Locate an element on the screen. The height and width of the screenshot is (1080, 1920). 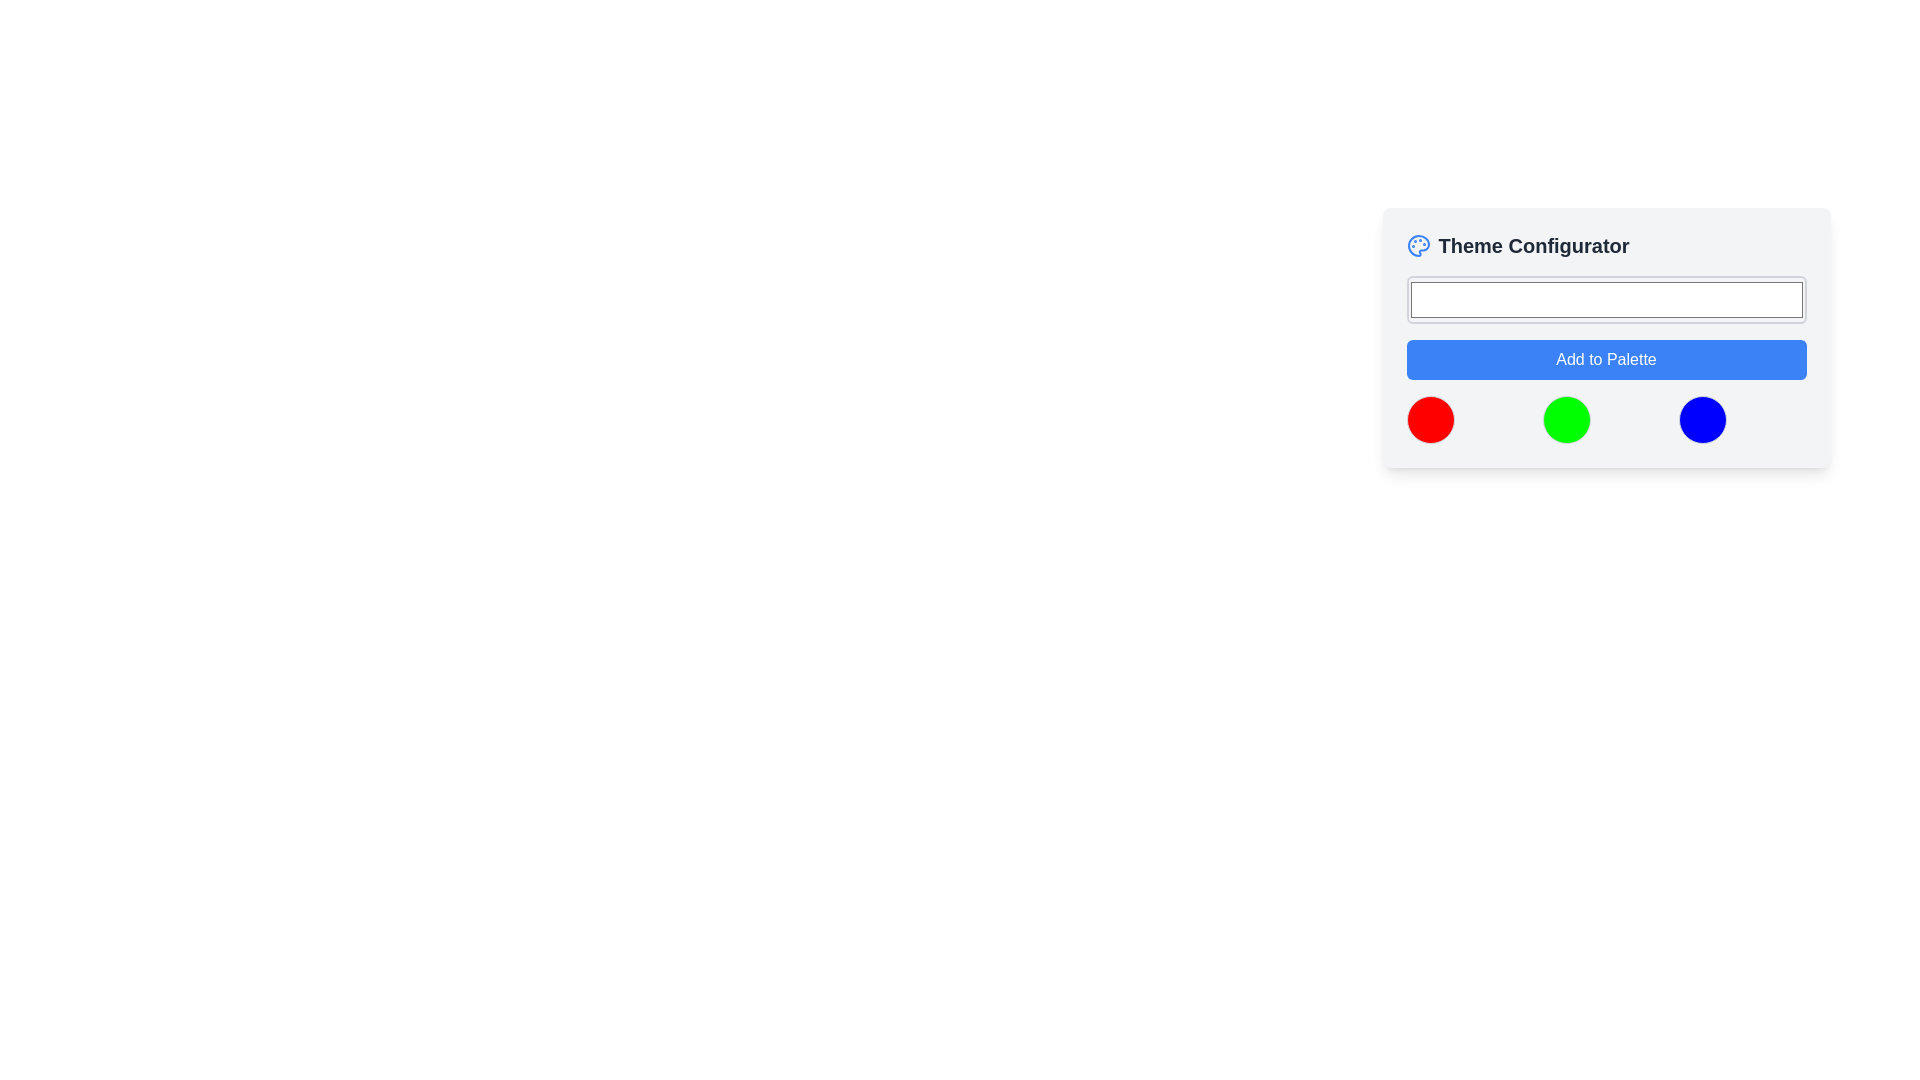
the blue circular palette icon located at the top-left of the interface, which includes smaller contrasting colored paint drop symbols is located at coordinates (1417, 245).